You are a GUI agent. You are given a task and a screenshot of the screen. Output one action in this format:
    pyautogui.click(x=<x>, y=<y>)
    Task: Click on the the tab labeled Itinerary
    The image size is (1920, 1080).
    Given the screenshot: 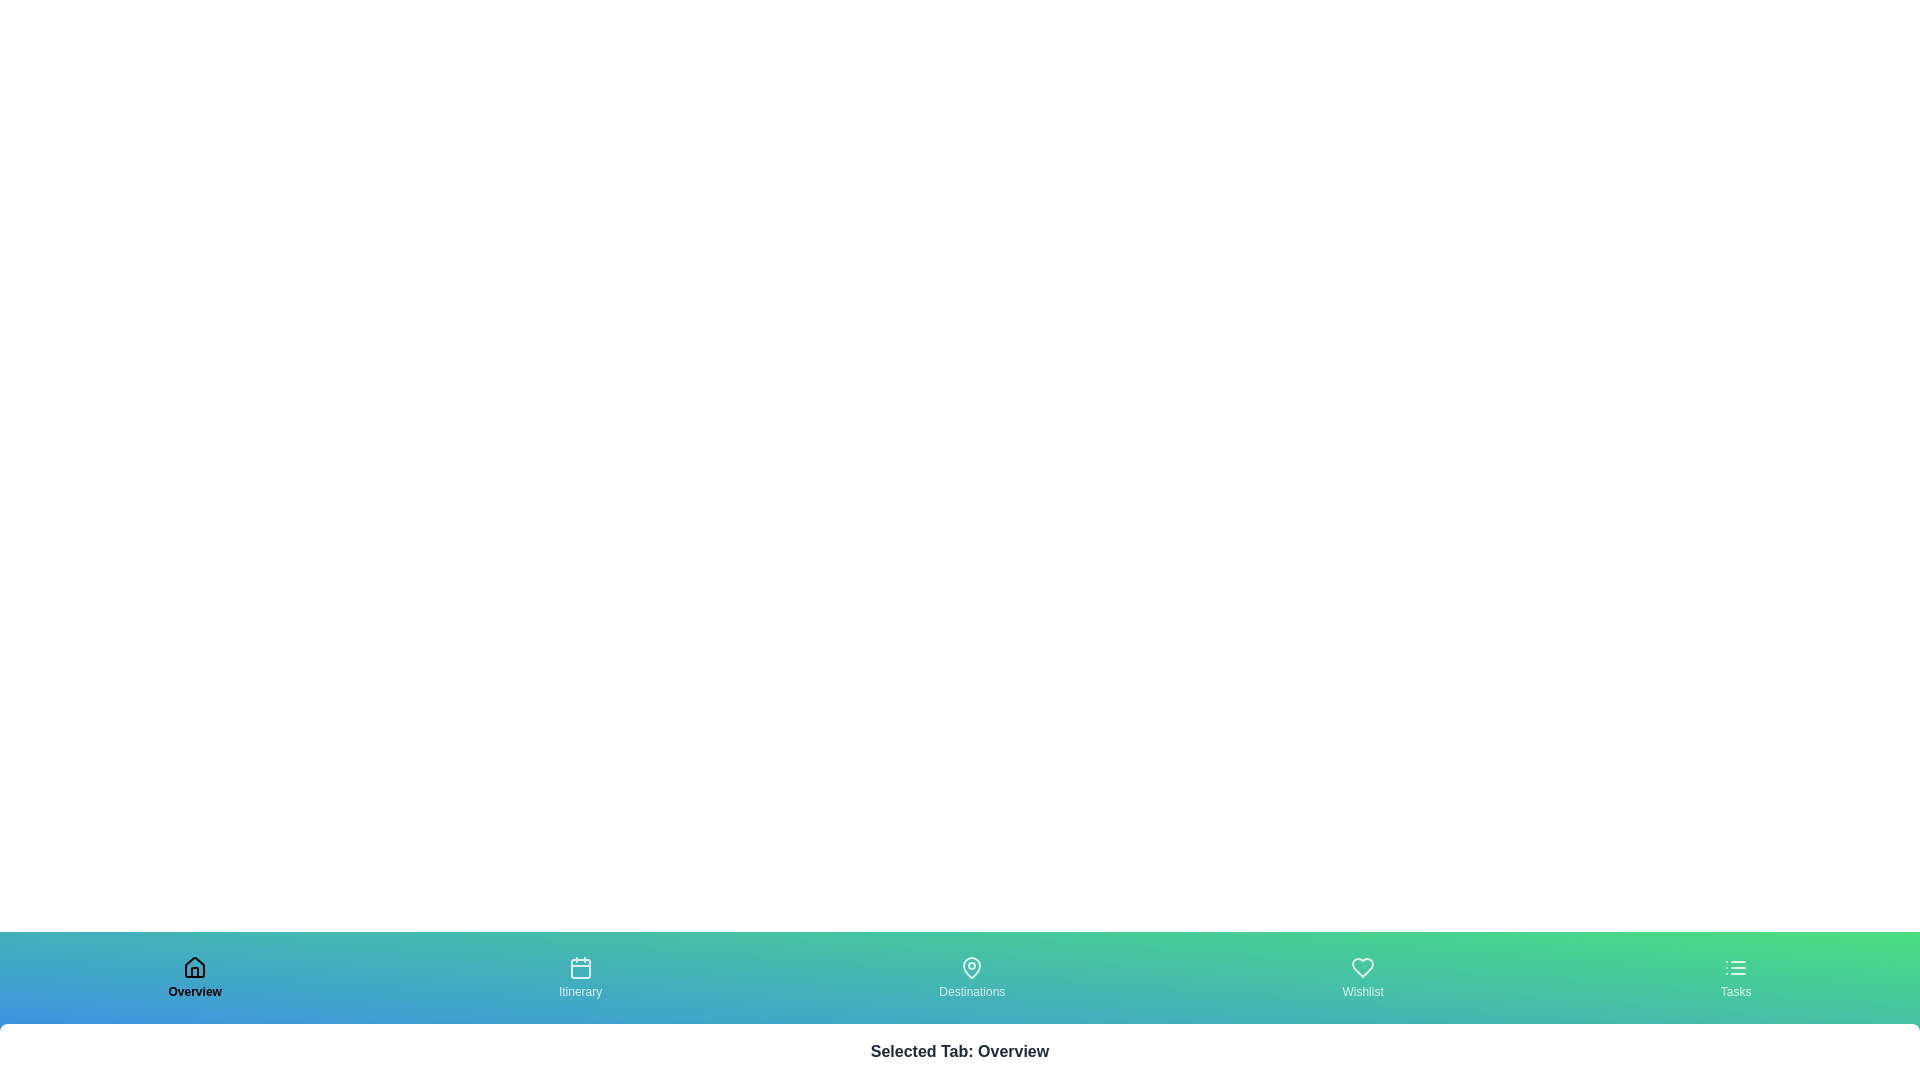 What is the action you would take?
    pyautogui.click(x=579, y=977)
    